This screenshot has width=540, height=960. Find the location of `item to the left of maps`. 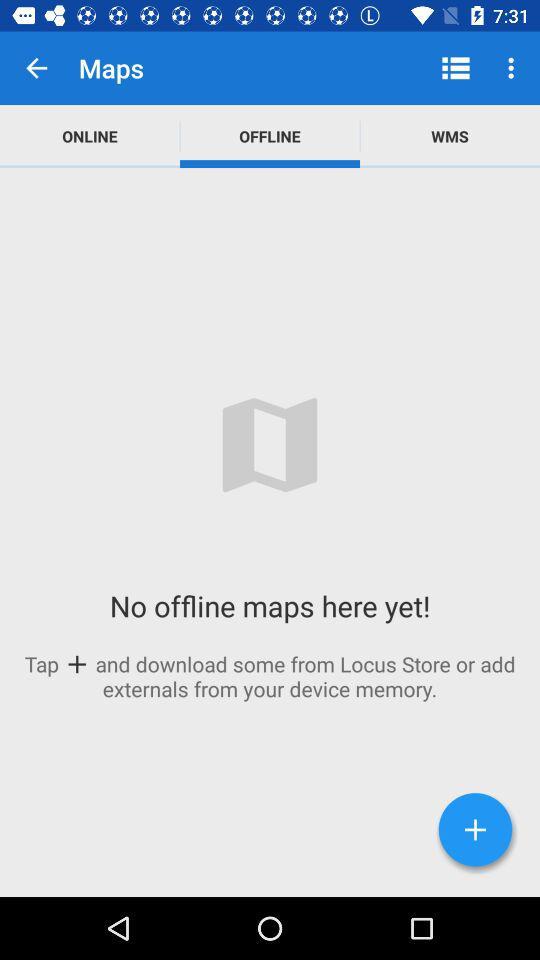

item to the left of maps is located at coordinates (36, 68).